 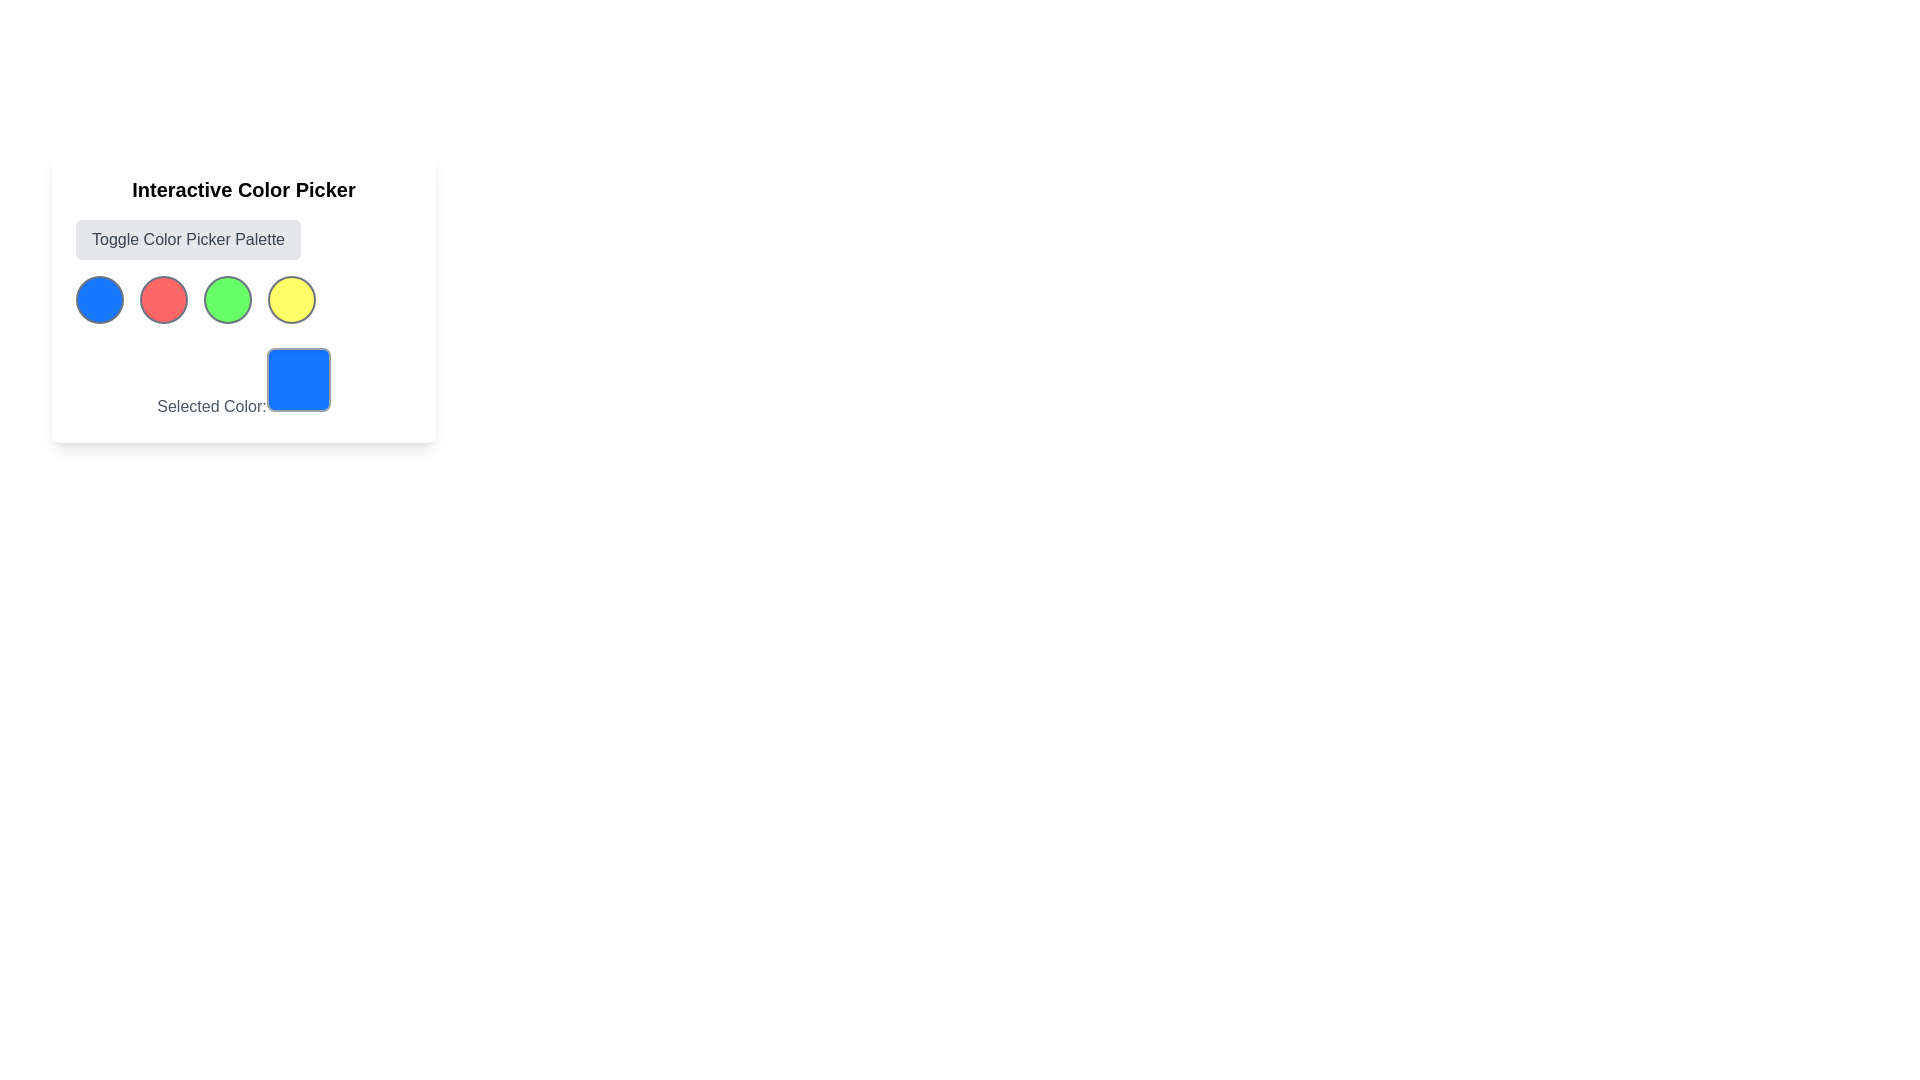 What do you see at coordinates (99, 300) in the screenshot?
I see `the blue circular button with a gray border located under the 'Interactive Color Picker' section` at bounding box center [99, 300].